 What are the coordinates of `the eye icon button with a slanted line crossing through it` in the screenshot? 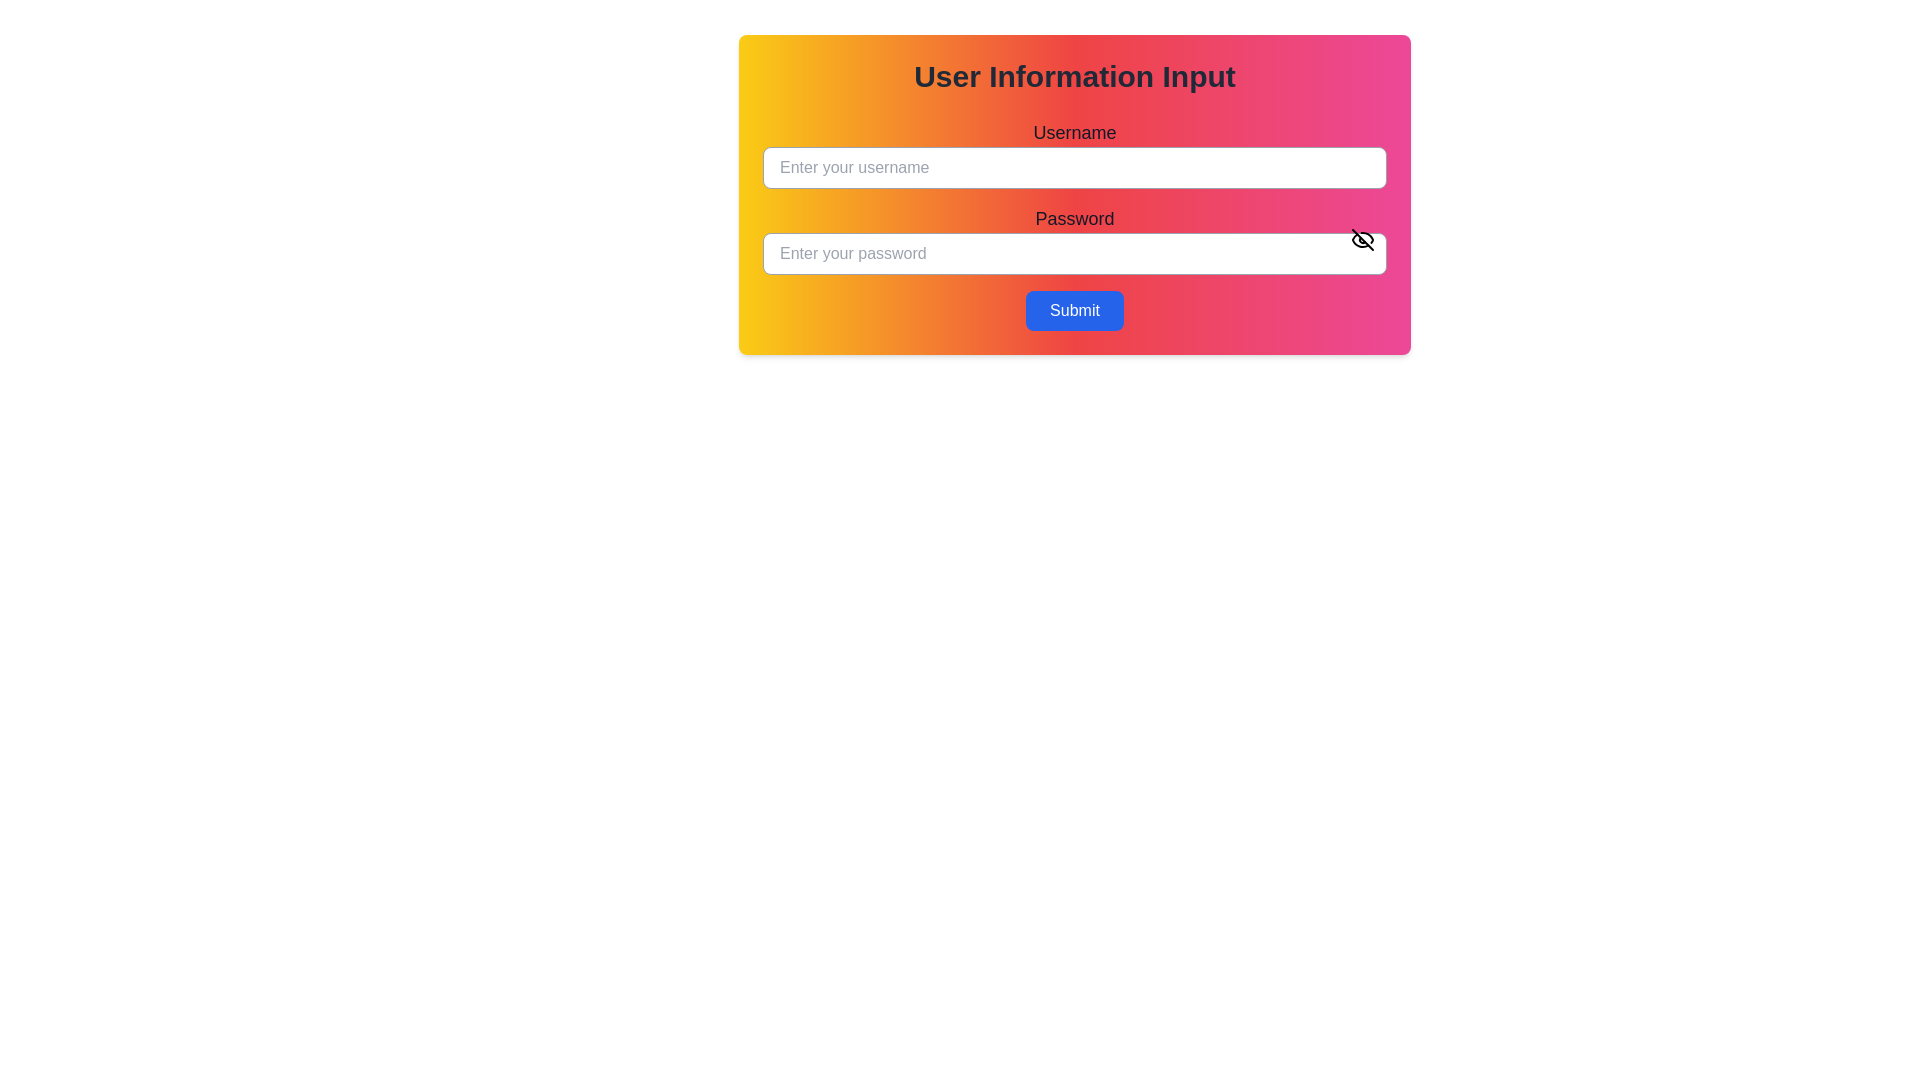 It's located at (1362, 238).